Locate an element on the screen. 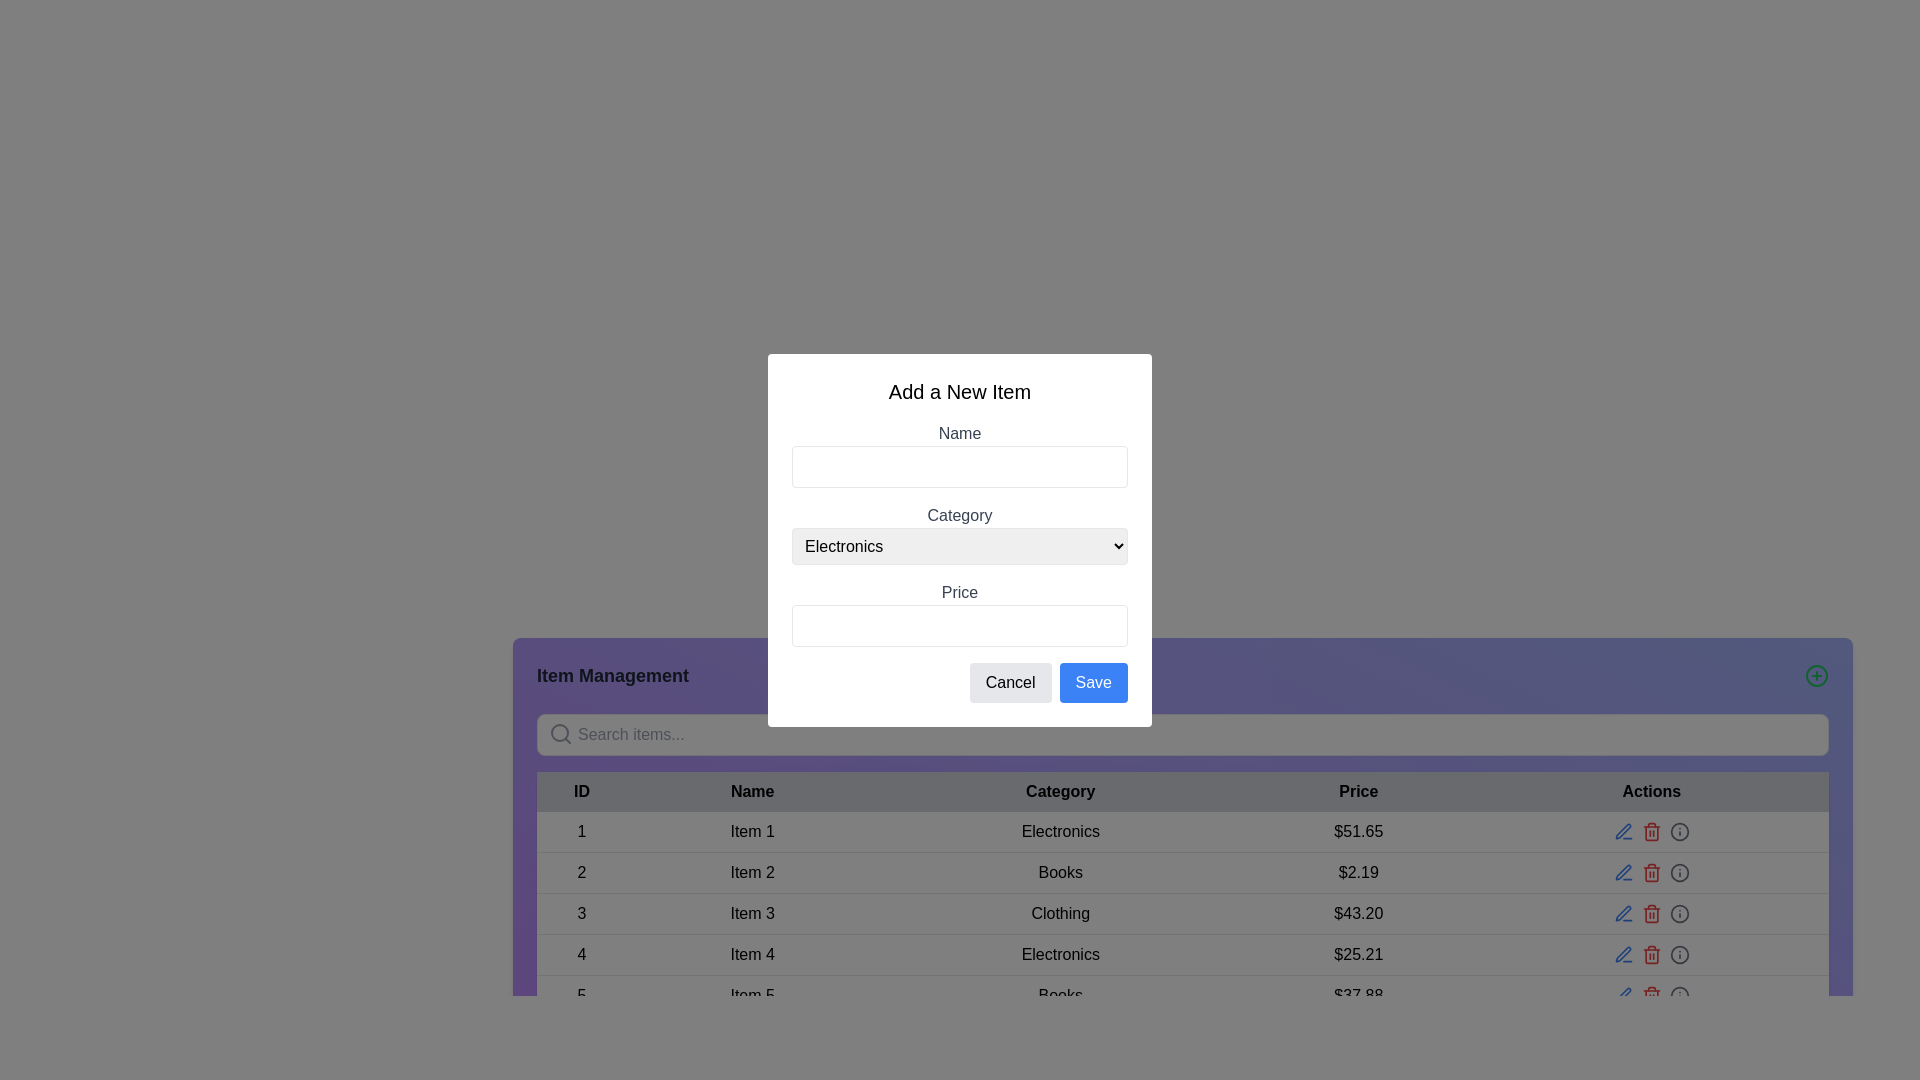 The image size is (1920, 1080). the 'Electronics' text label located in the fourth row of the category column in the table beneath the main form is located at coordinates (1059, 954).